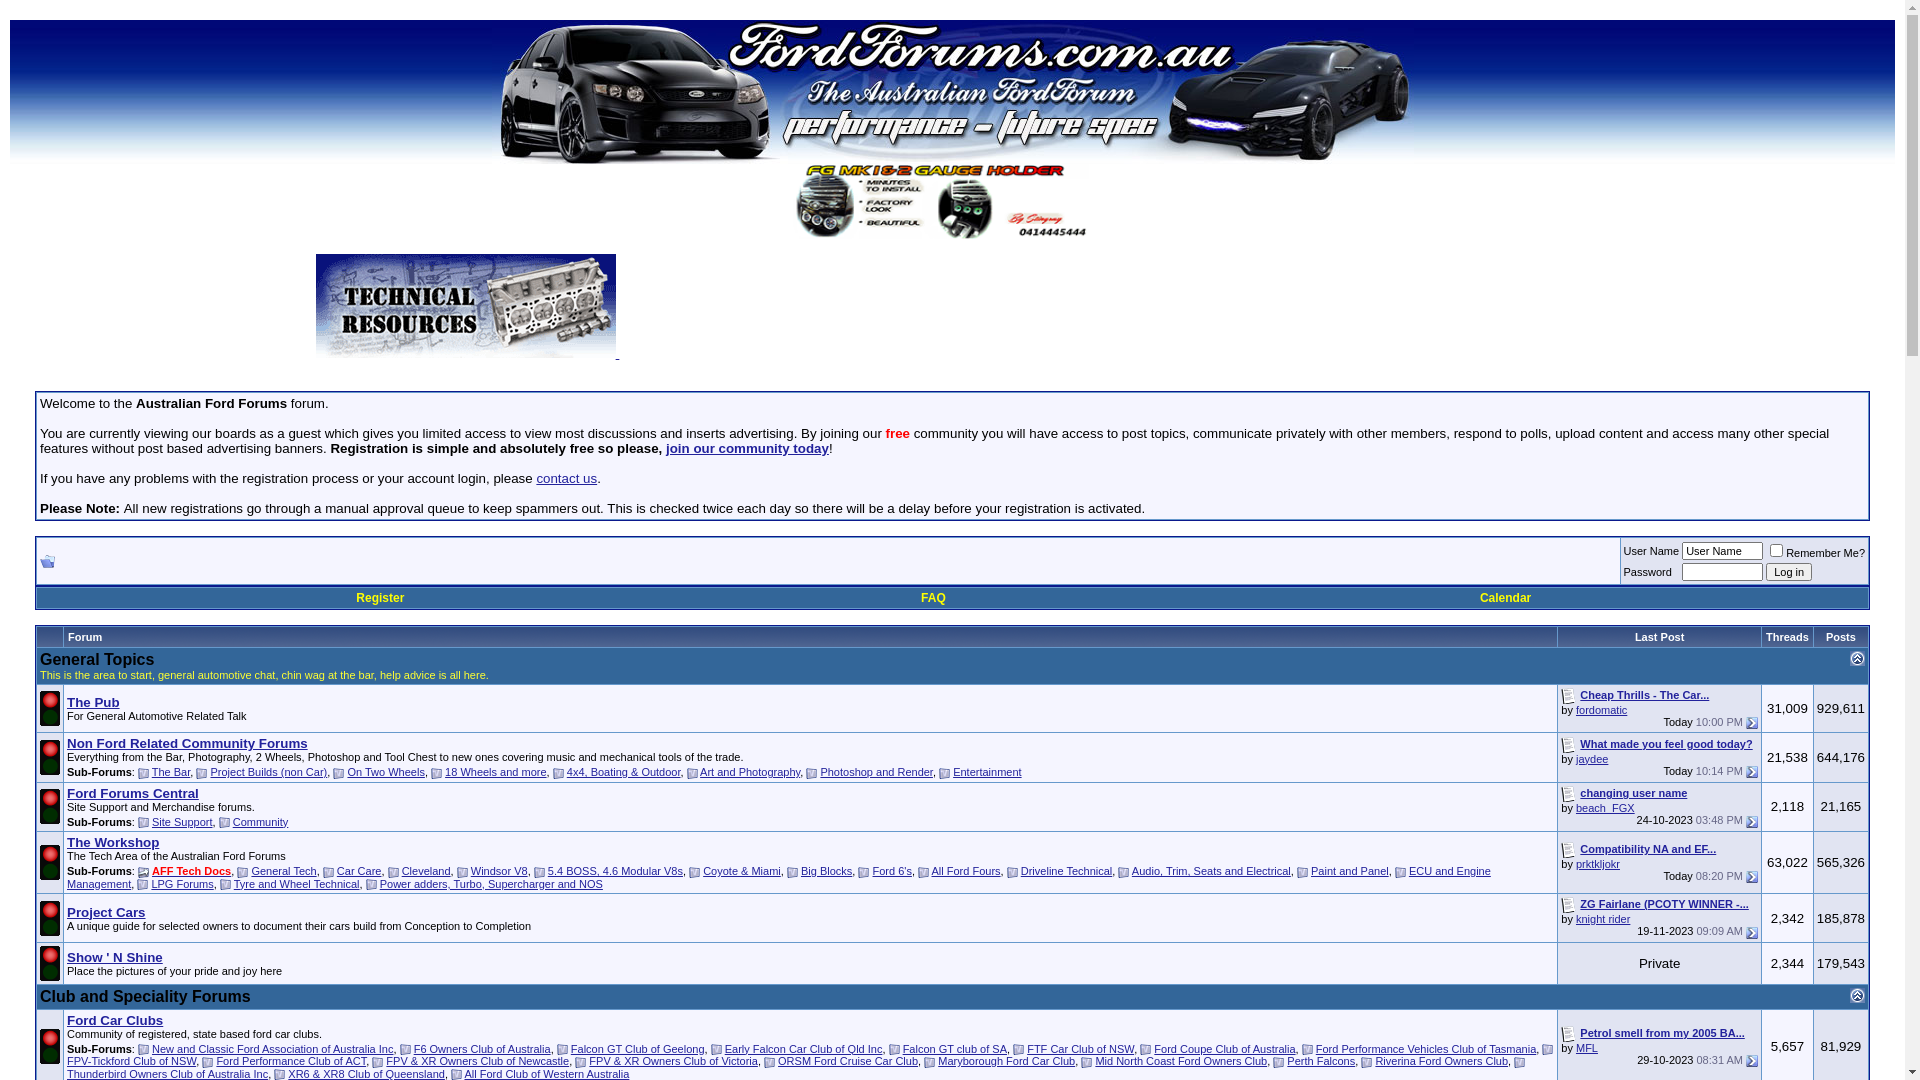 Image resolution: width=1920 pixels, height=1080 pixels. I want to click on 'Log in', so click(1766, 571).